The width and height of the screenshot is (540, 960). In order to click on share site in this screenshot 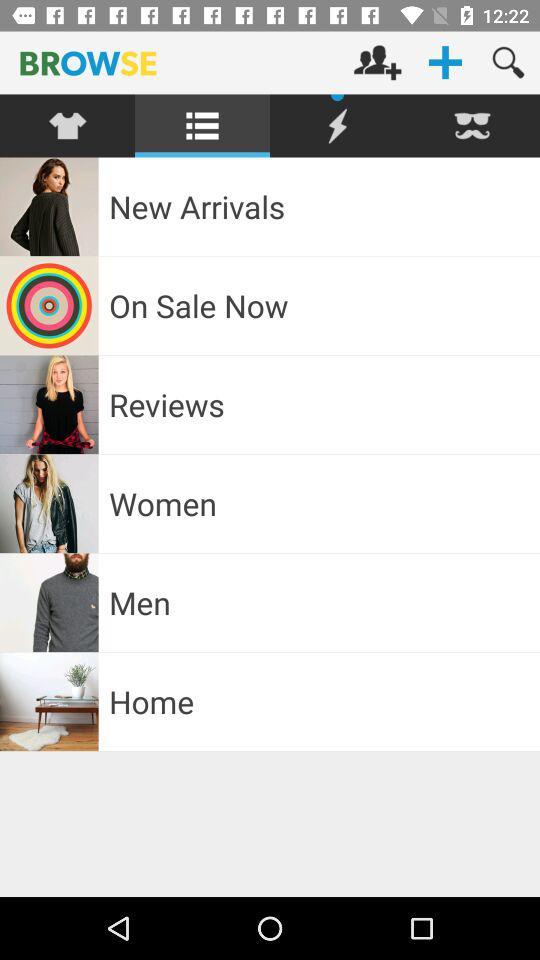, I will do `click(337, 125)`.